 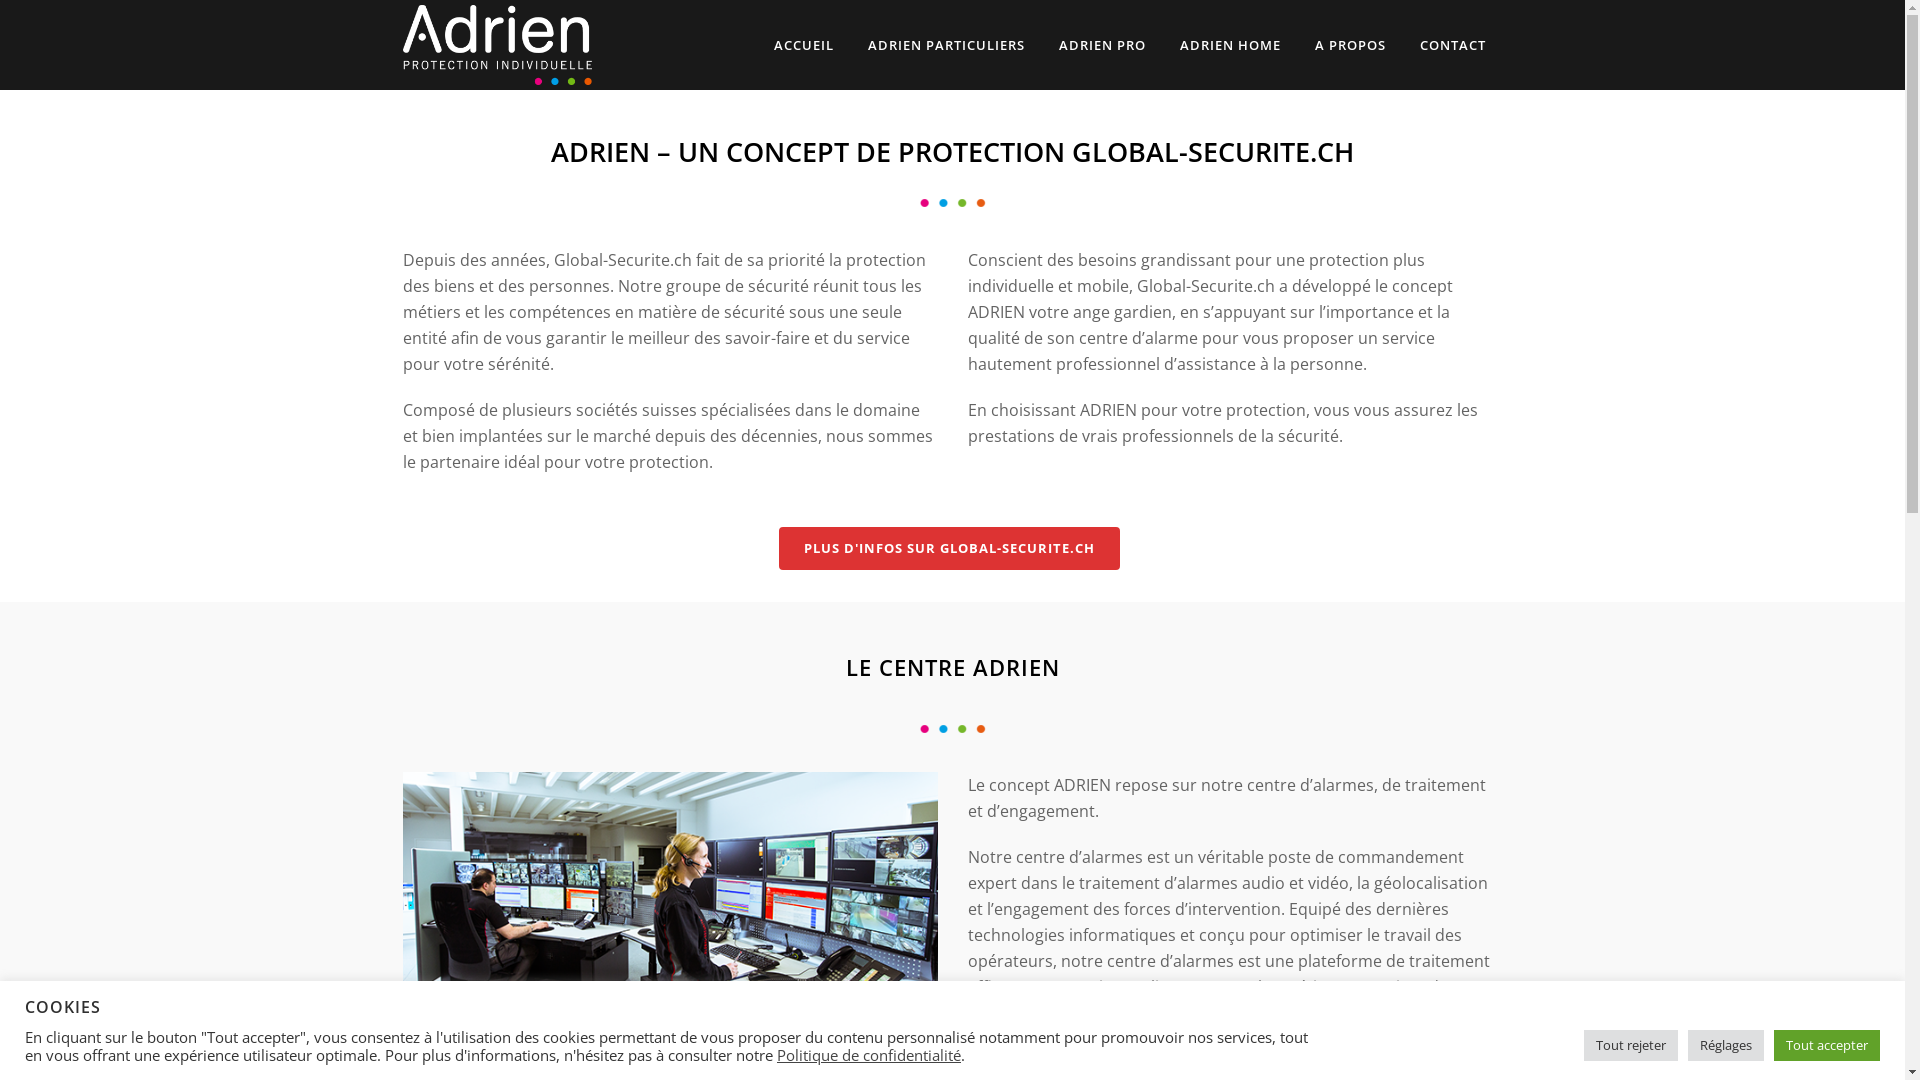 What do you see at coordinates (802, 45) in the screenshot?
I see `'ACCUEIL'` at bounding box center [802, 45].